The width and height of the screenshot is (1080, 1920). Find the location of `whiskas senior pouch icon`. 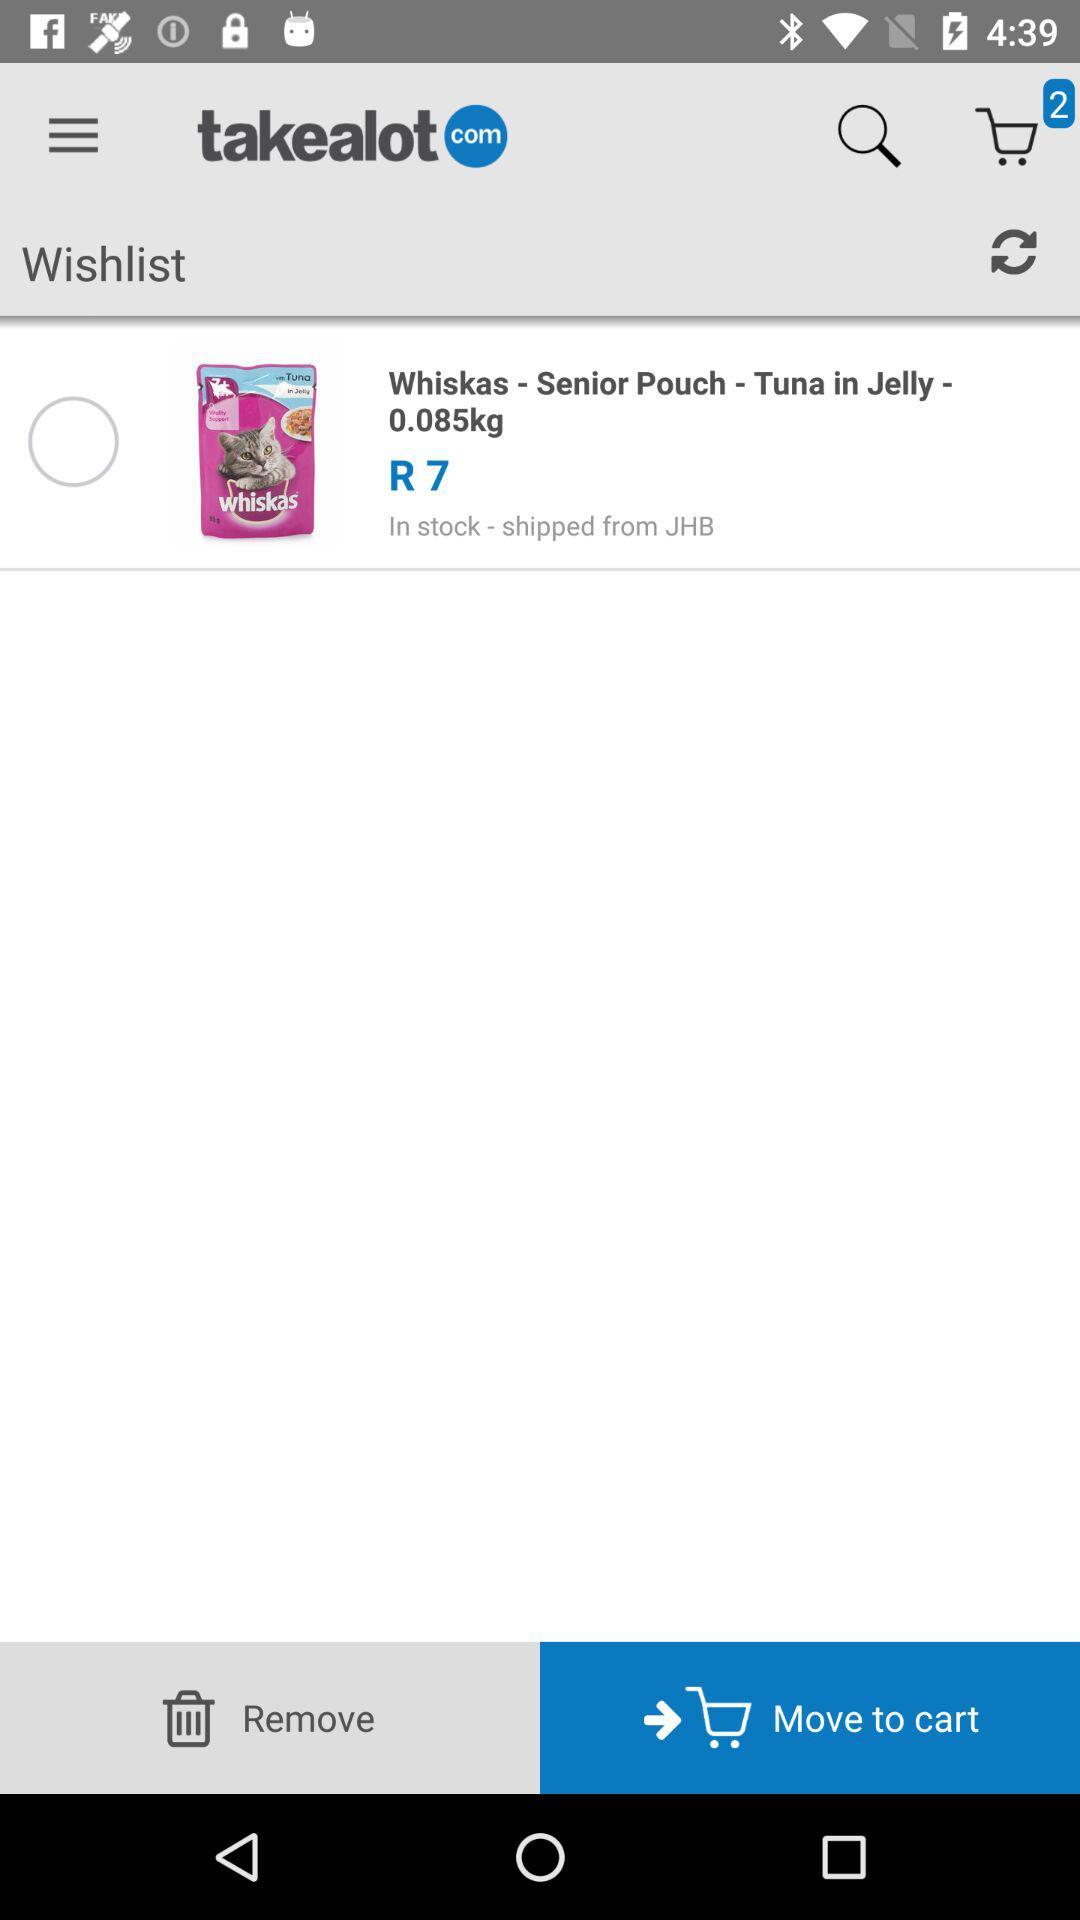

whiskas senior pouch icon is located at coordinates (723, 400).